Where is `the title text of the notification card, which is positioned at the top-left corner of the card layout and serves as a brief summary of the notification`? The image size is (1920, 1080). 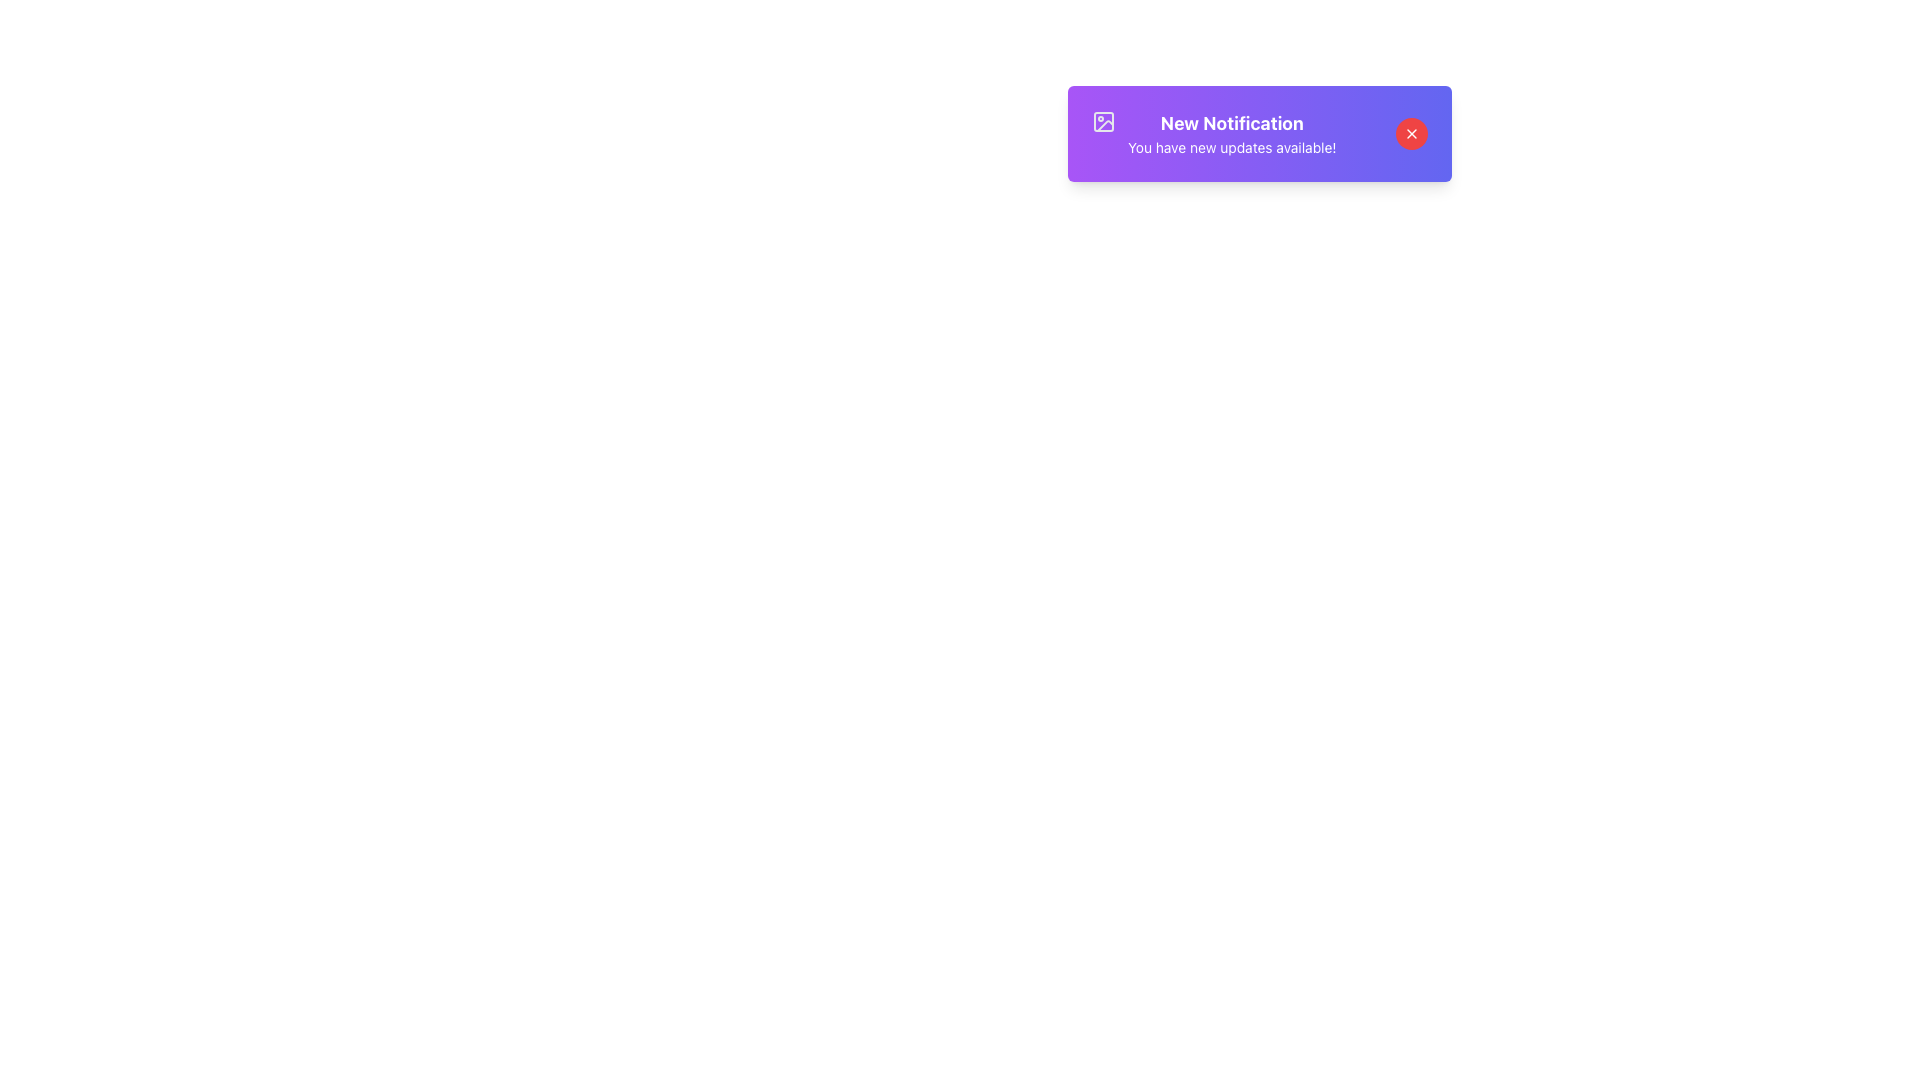
the title text of the notification card, which is positioned at the top-left corner of the card layout and serves as a brief summary of the notification is located at coordinates (1231, 123).